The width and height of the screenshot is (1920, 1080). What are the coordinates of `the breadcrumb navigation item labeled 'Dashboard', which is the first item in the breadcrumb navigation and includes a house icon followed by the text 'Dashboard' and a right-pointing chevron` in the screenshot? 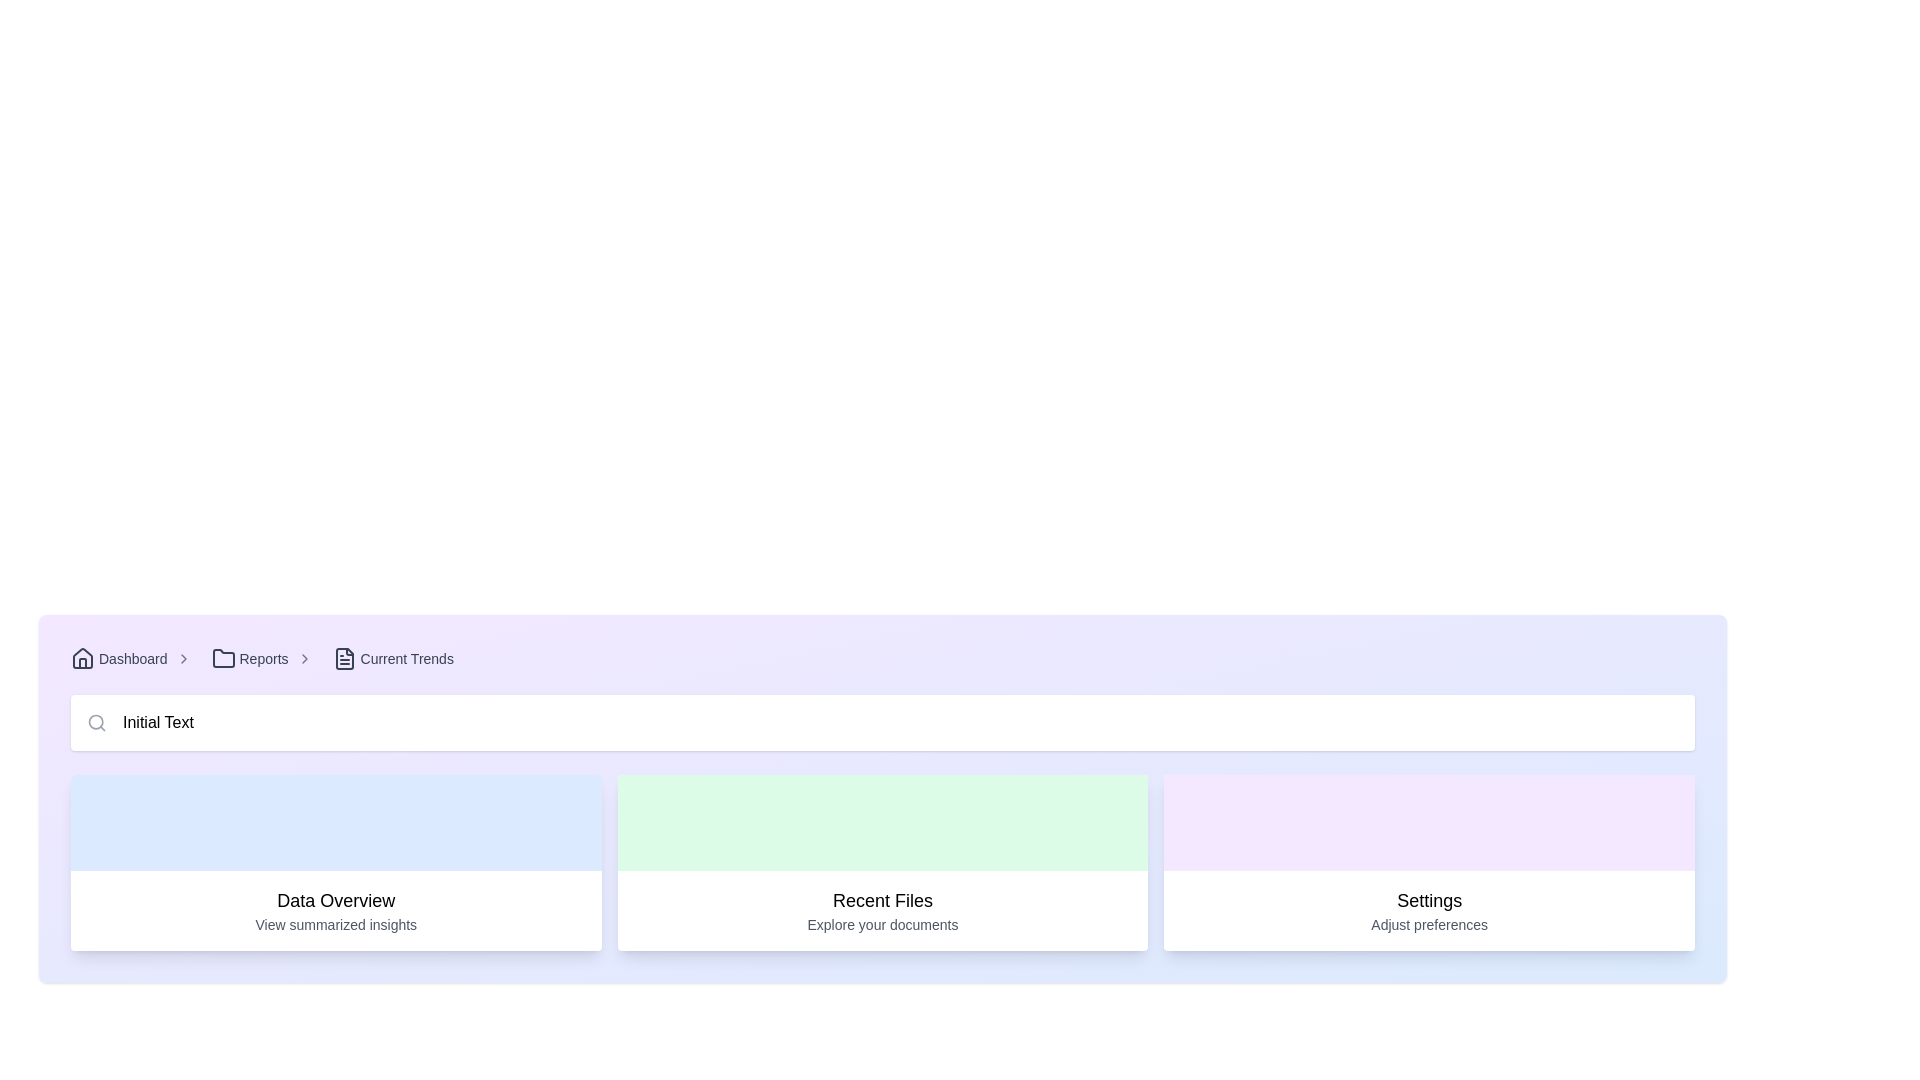 It's located at (134, 659).